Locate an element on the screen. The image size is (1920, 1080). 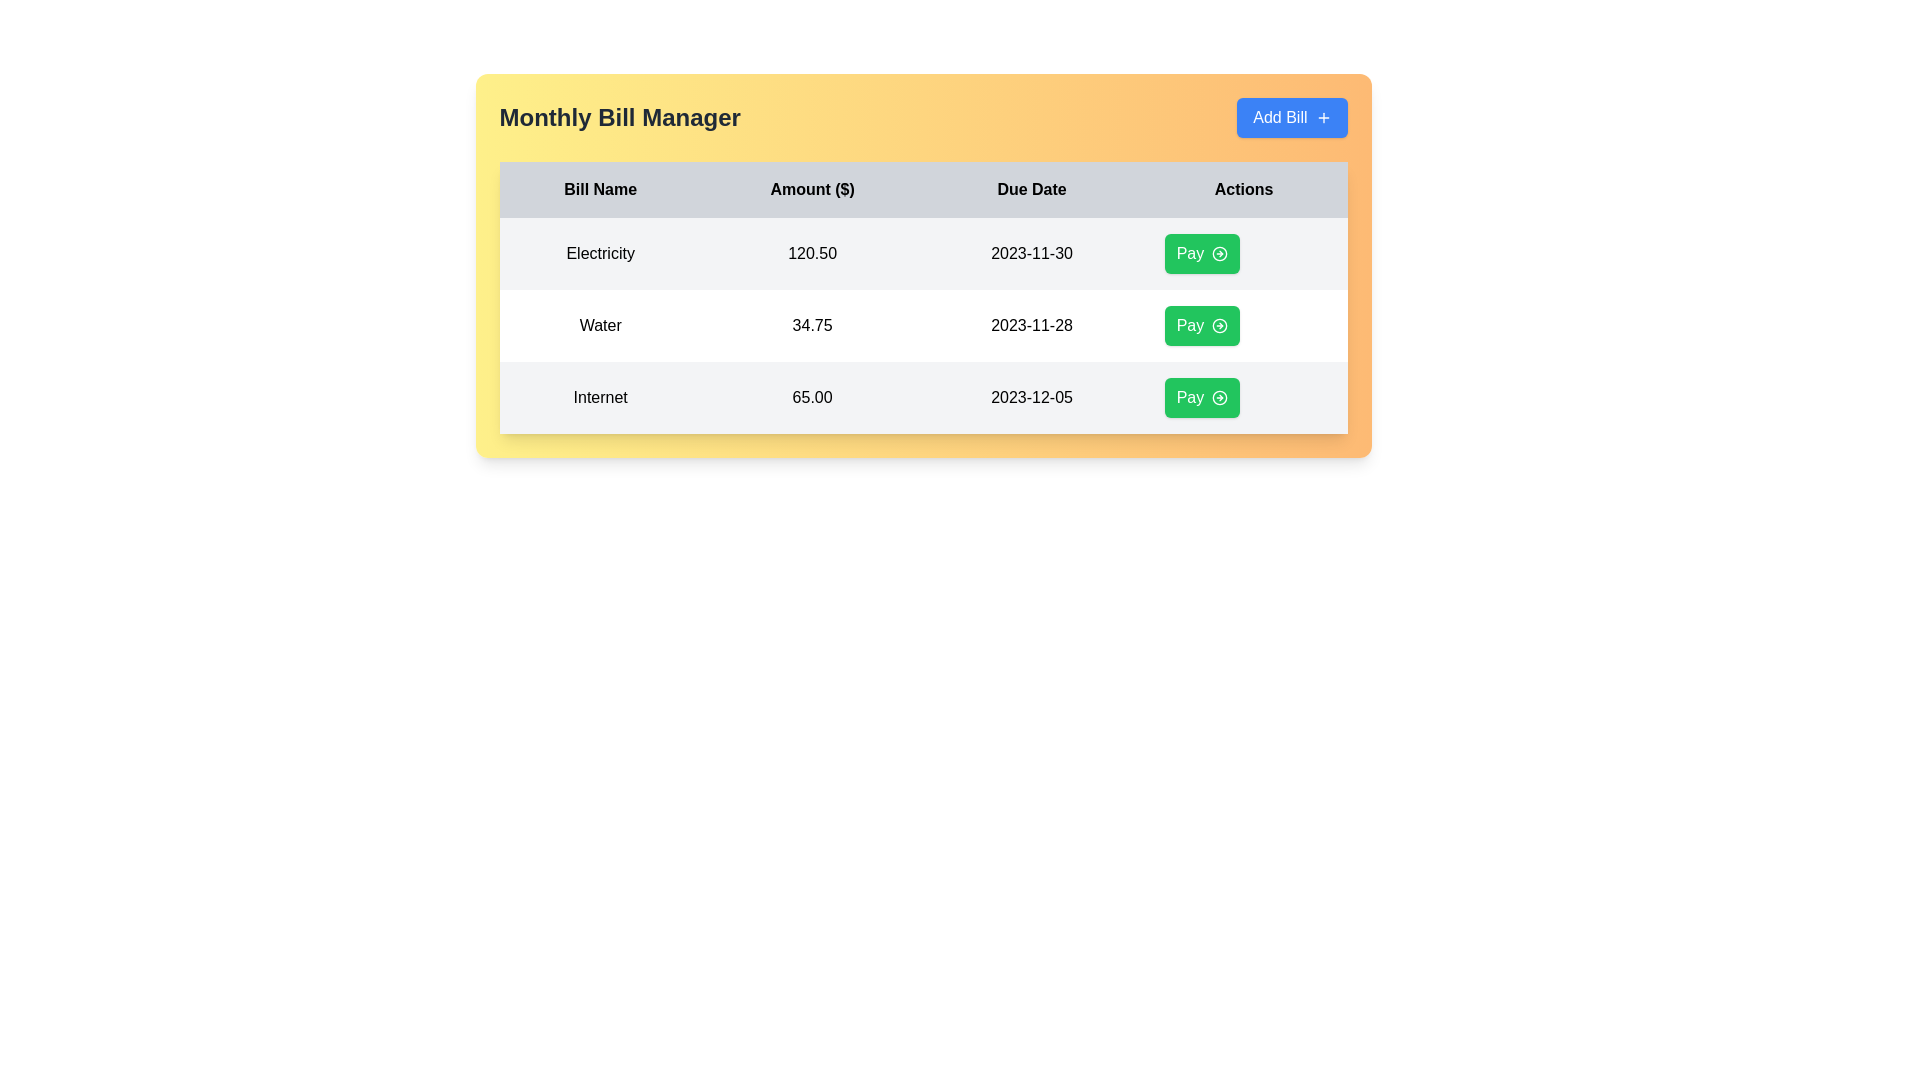
the prominent green 'Pay' button located in the 'Actions' column of the last row in the monthly bills table, which is aligned to the right of the Internet bill is located at coordinates (1201, 397).